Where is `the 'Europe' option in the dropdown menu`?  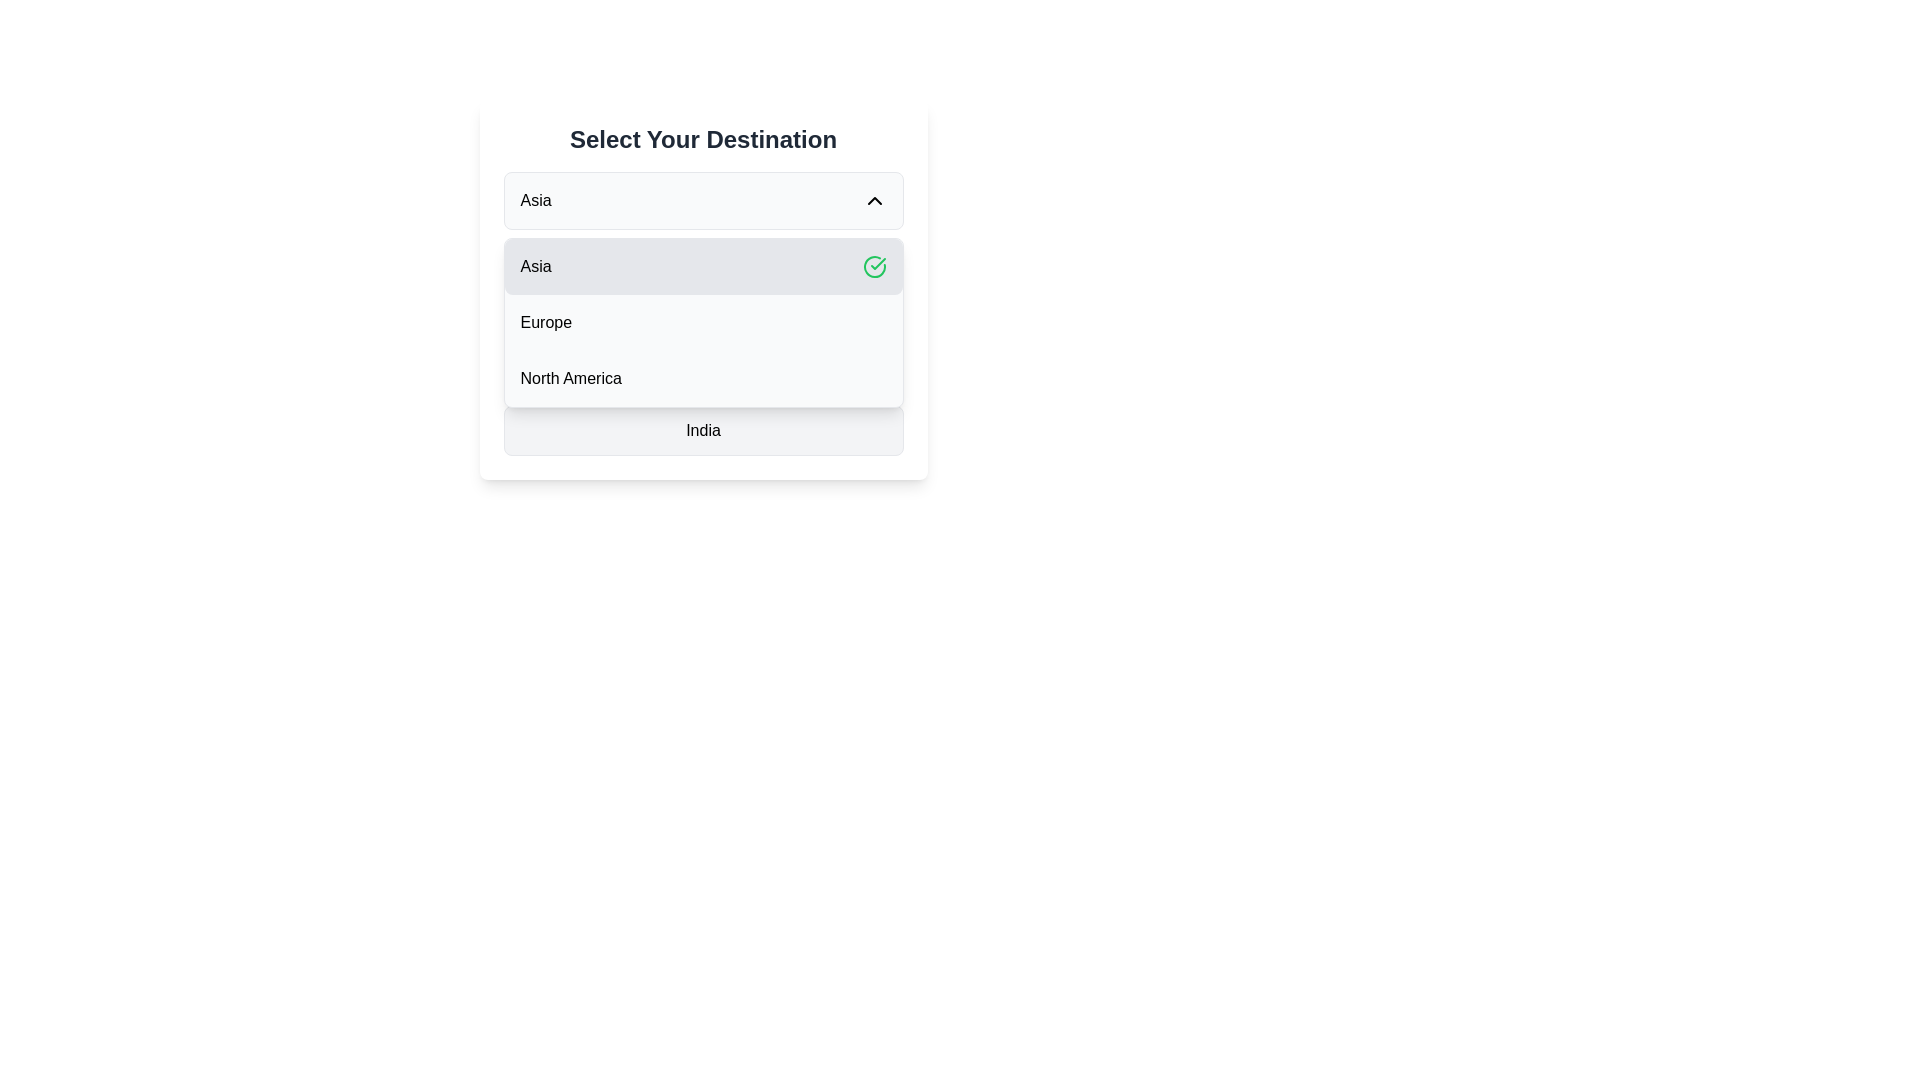 the 'Europe' option in the dropdown menu is located at coordinates (546, 322).